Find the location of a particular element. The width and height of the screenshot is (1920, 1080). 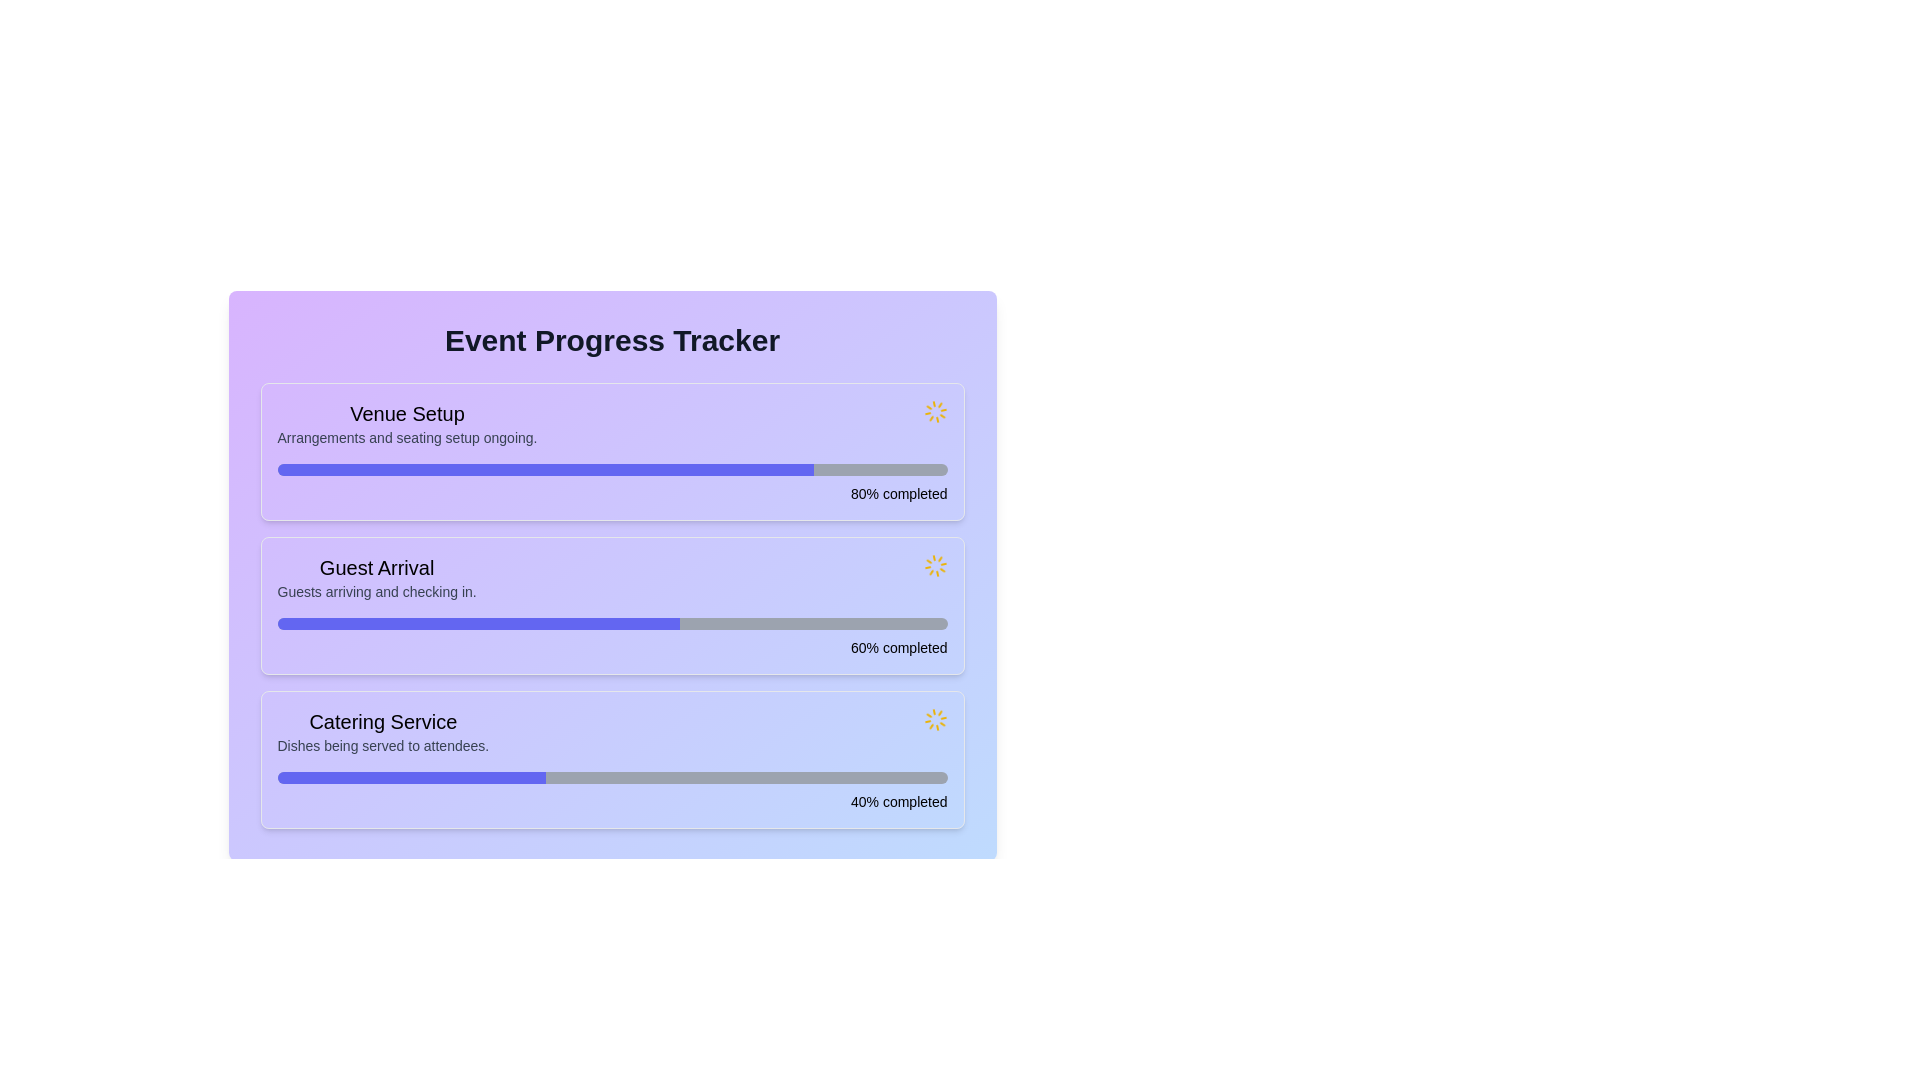

the progress indicator bar that is 40% filled and located within the 'Catering Service' progress bar, situated below the 'Dishes being served to attendees' text is located at coordinates (410, 777).